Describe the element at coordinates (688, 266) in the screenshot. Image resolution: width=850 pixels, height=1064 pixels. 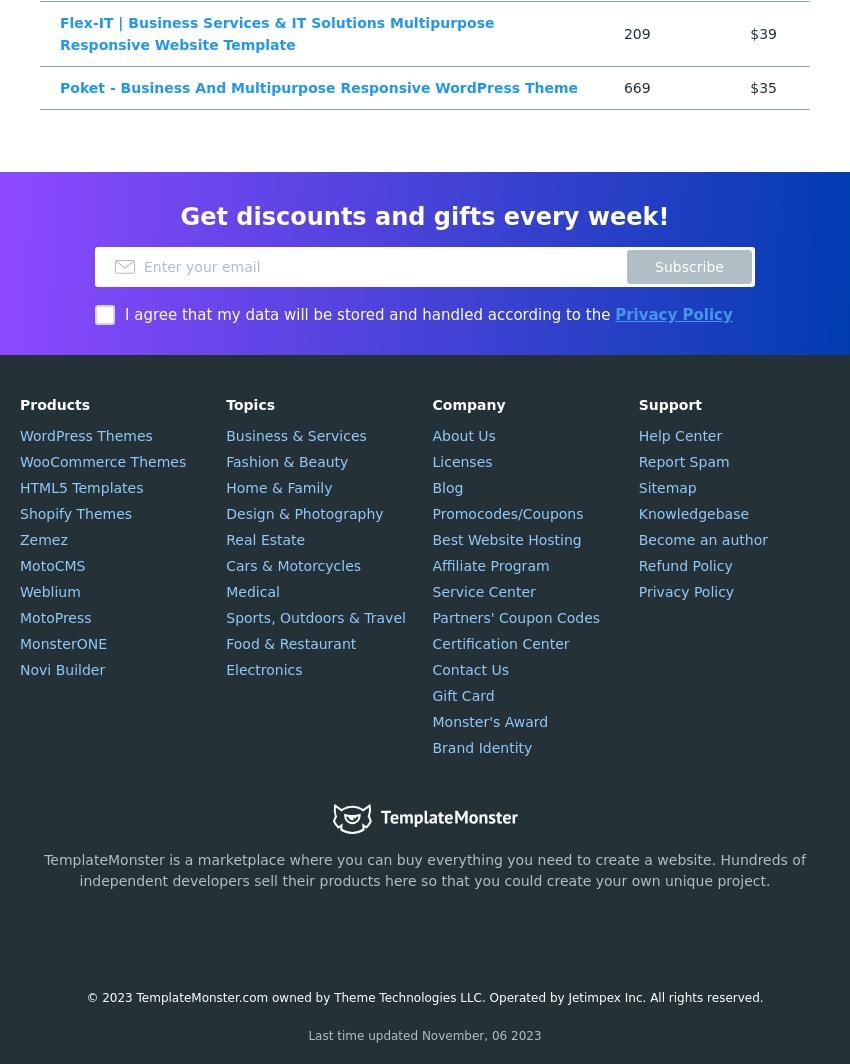
I see `'Subscribe'` at that location.